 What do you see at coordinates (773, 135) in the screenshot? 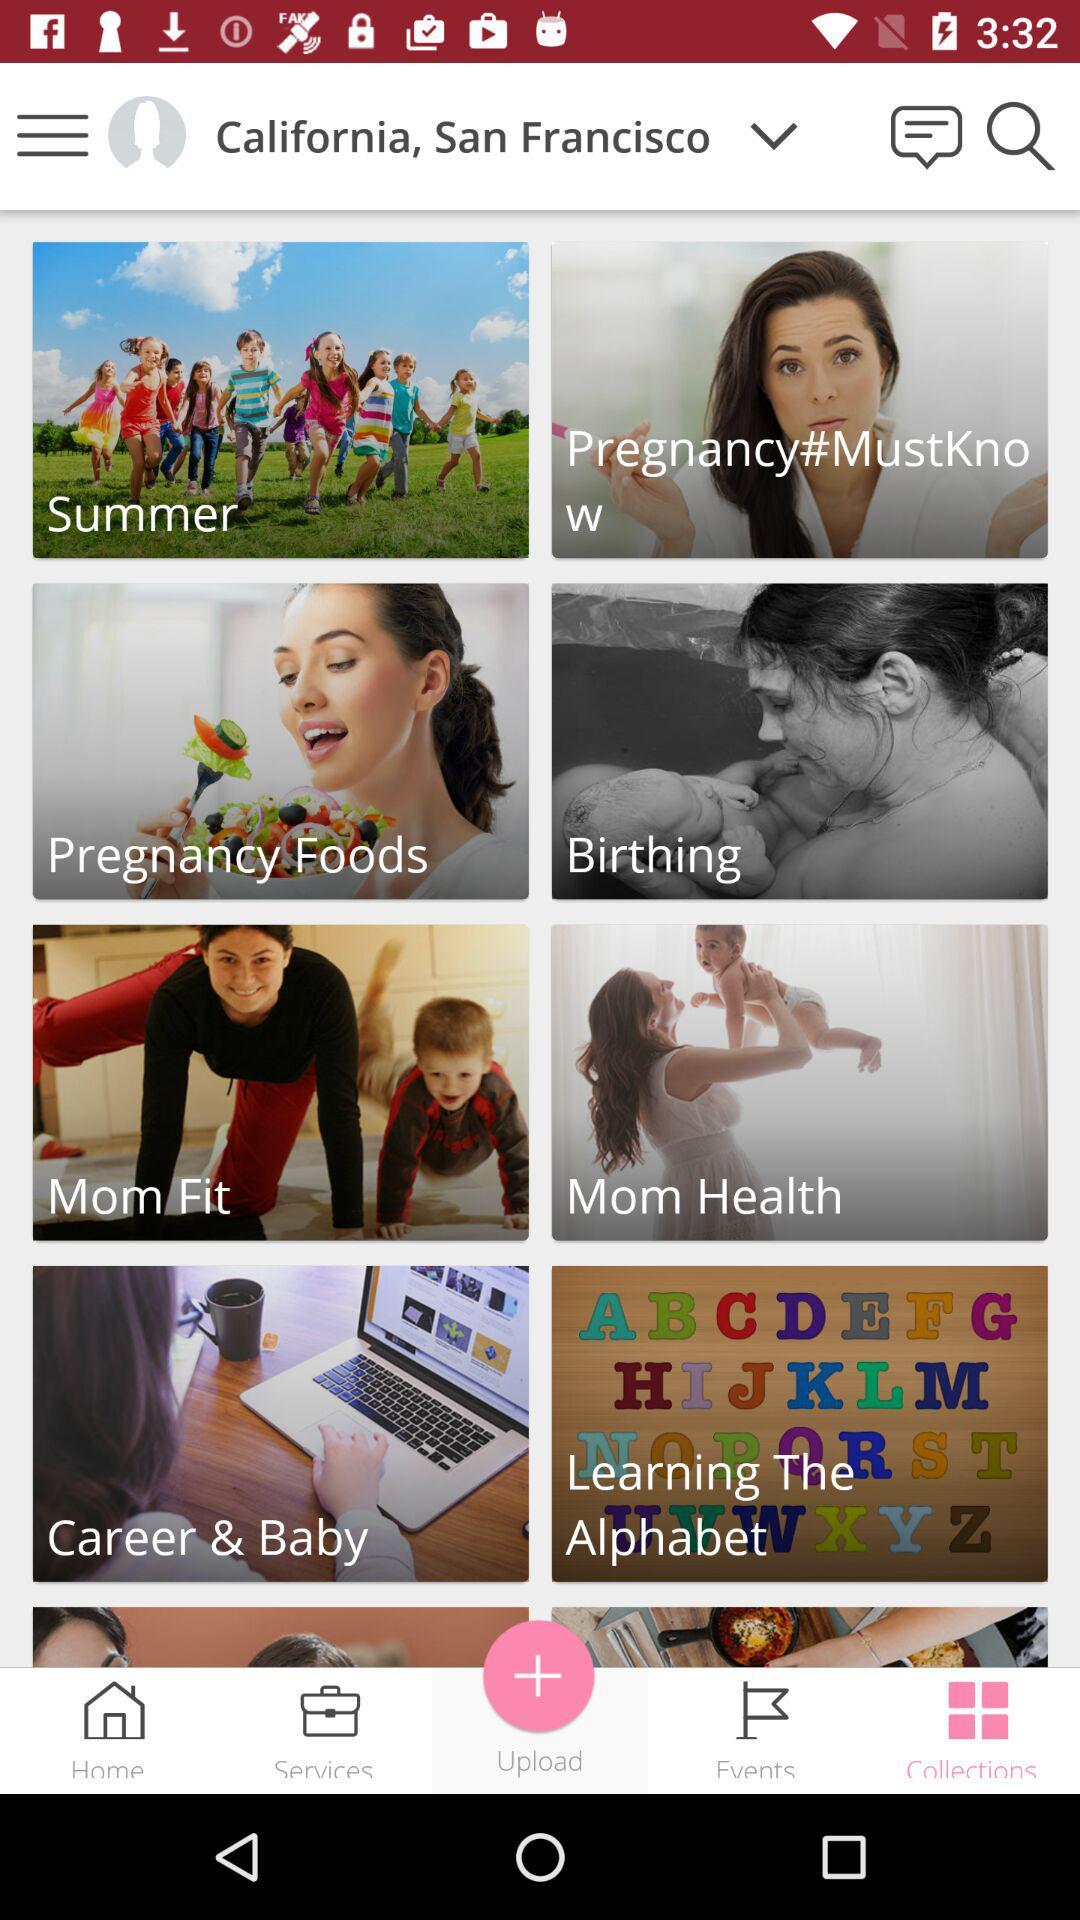
I see `icon next to the california, san francisco icon` at bounding box center [773, 135].